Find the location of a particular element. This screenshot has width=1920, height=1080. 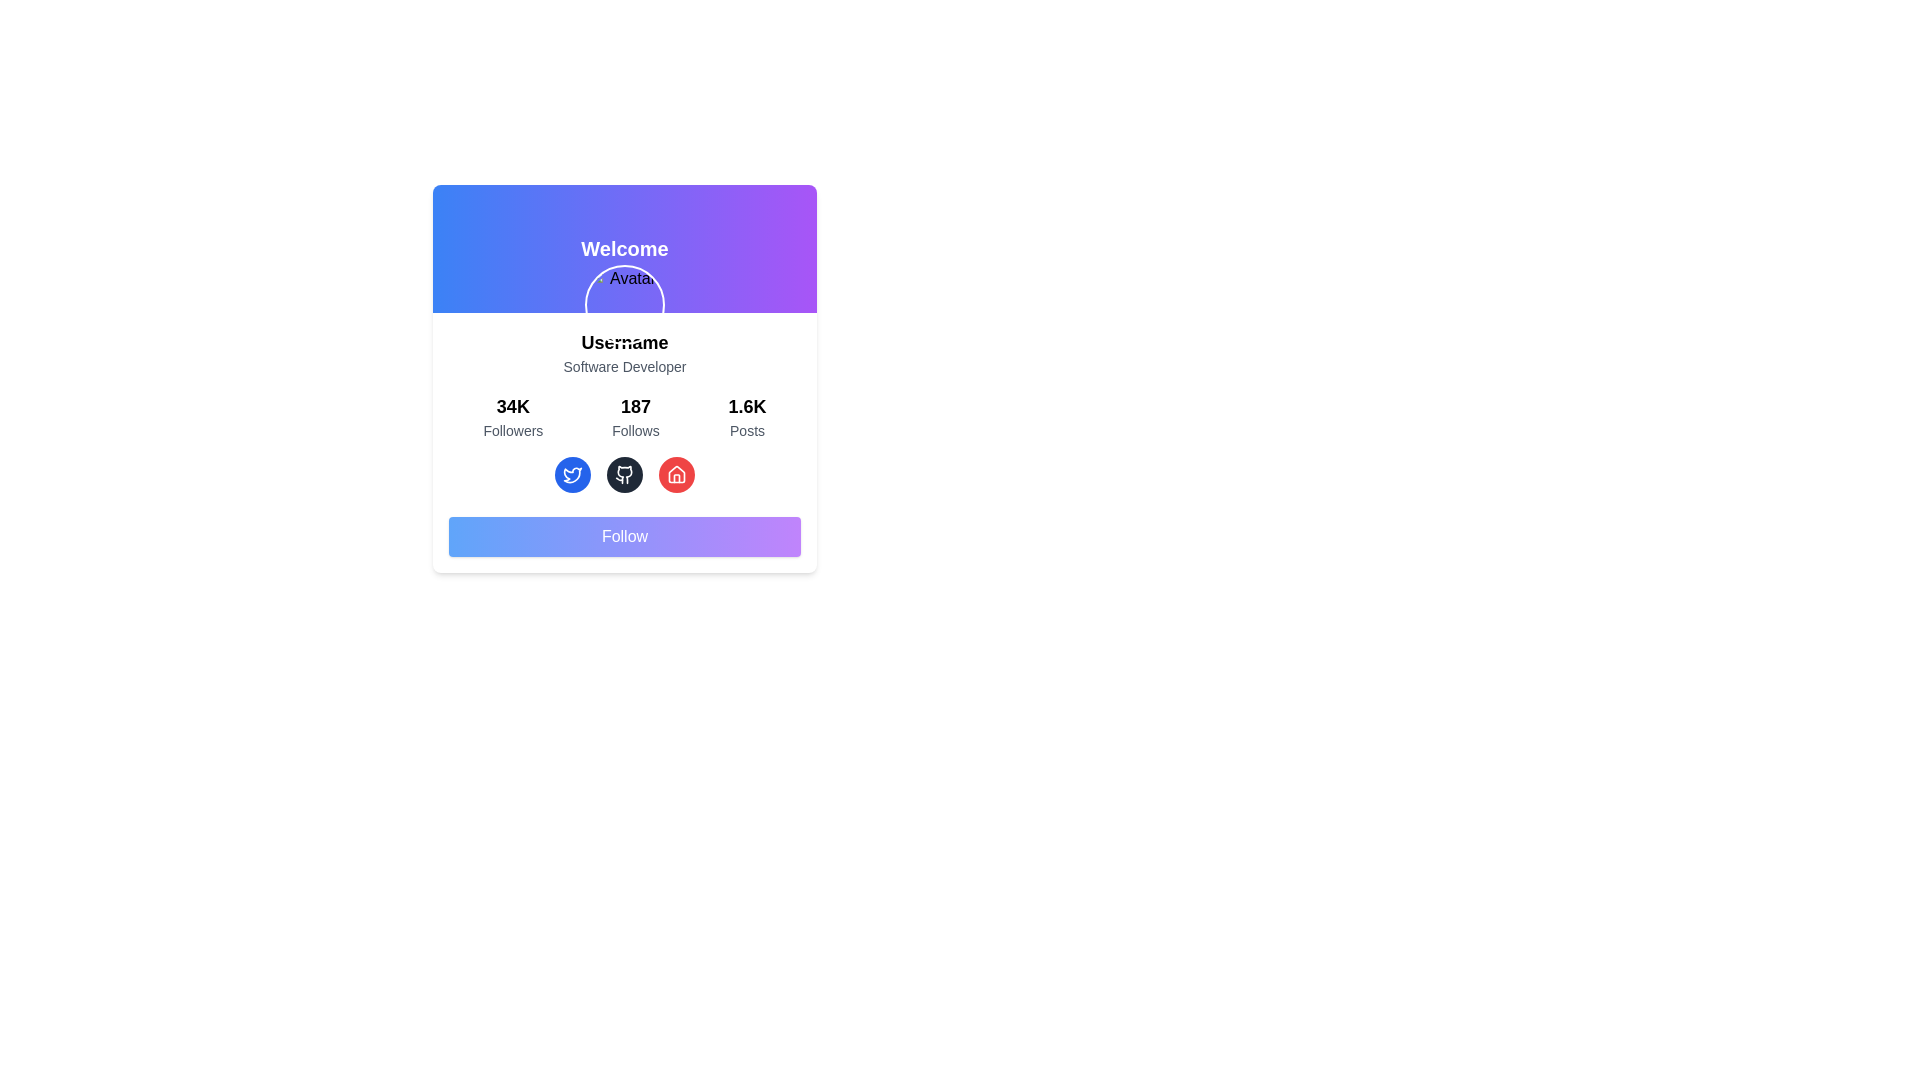

the text display element that shows the total number of posts attributed to the user, located on the right side of the statistics group in the user profile card layout is located at coordinates (746, 415).